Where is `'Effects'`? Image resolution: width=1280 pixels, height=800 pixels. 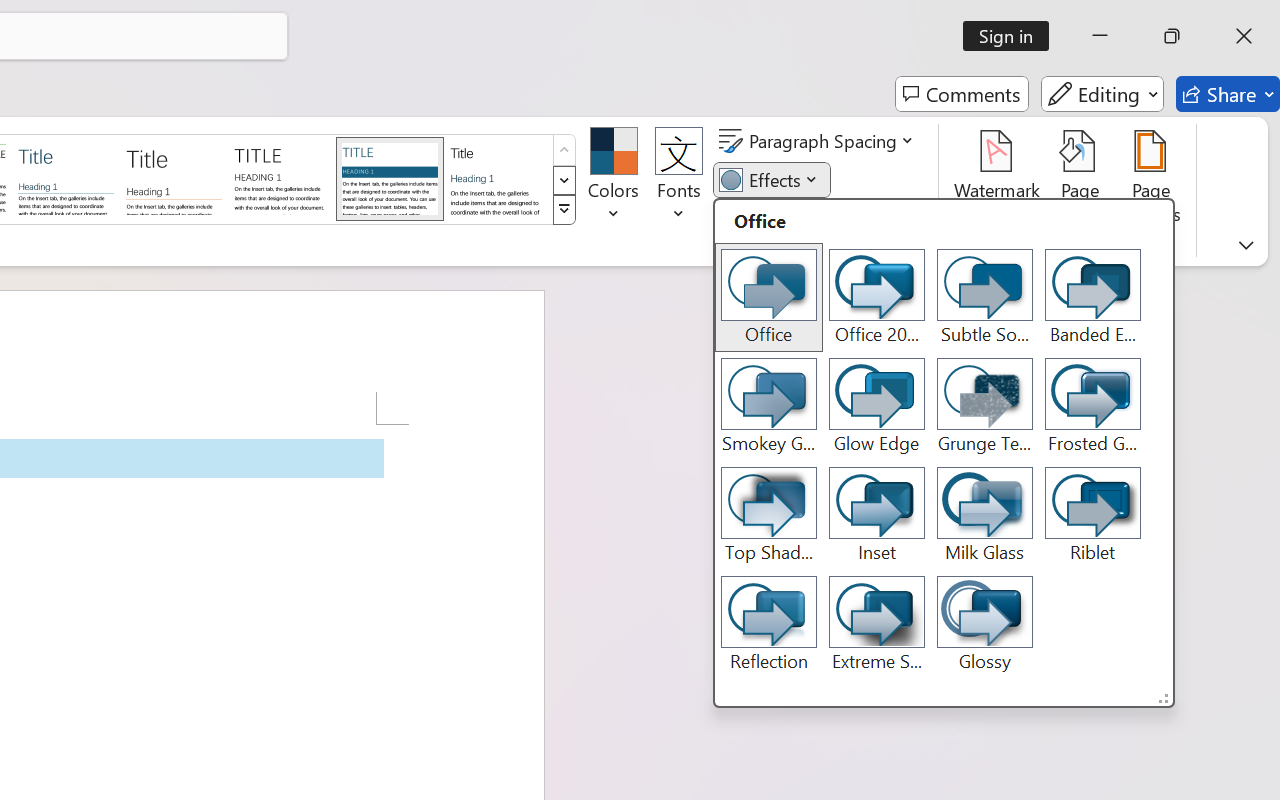
'Effects' is located at coordinates (770, 179).